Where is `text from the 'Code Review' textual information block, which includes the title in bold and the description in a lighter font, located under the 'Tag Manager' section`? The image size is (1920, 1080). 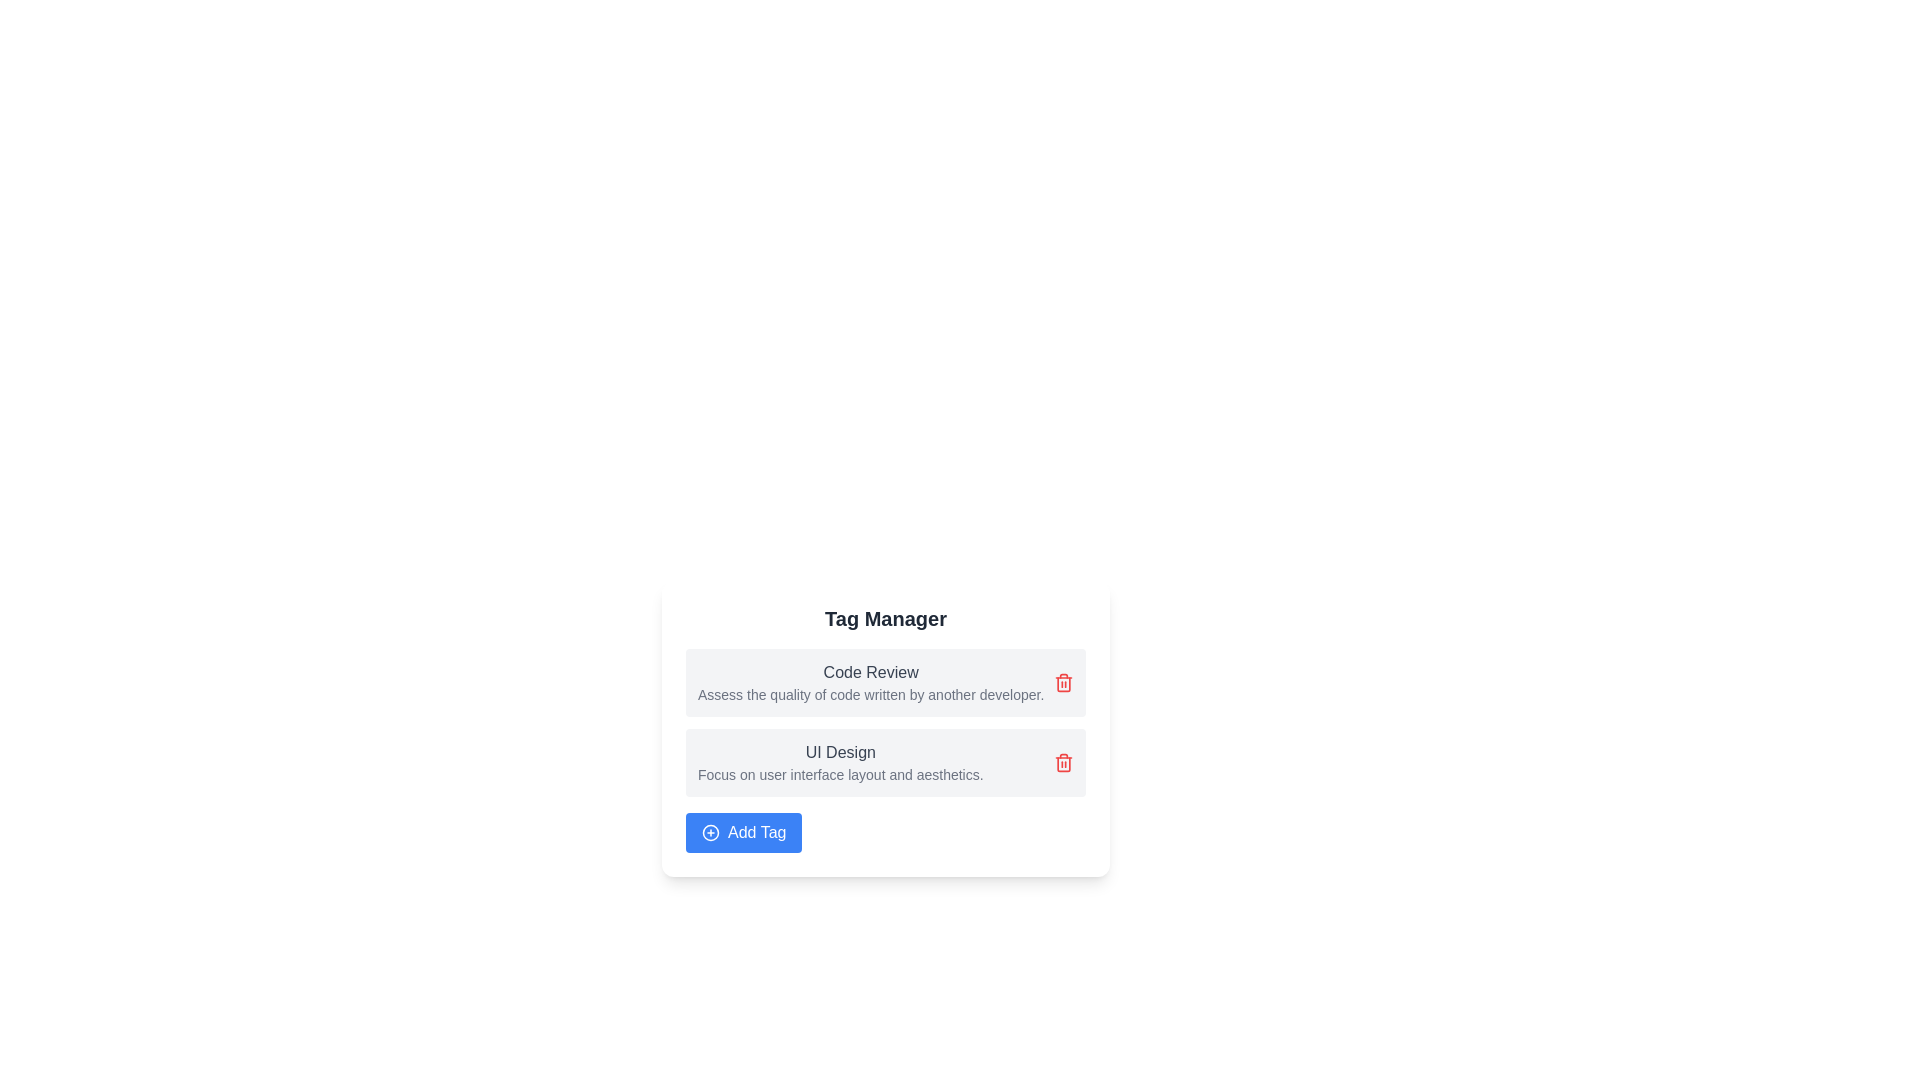 text from the 'Code Review' textual information block, which includes the title in bold and the description in a lighter font, located under the 'Tag Manager' section is located at coordinates (871, 681).